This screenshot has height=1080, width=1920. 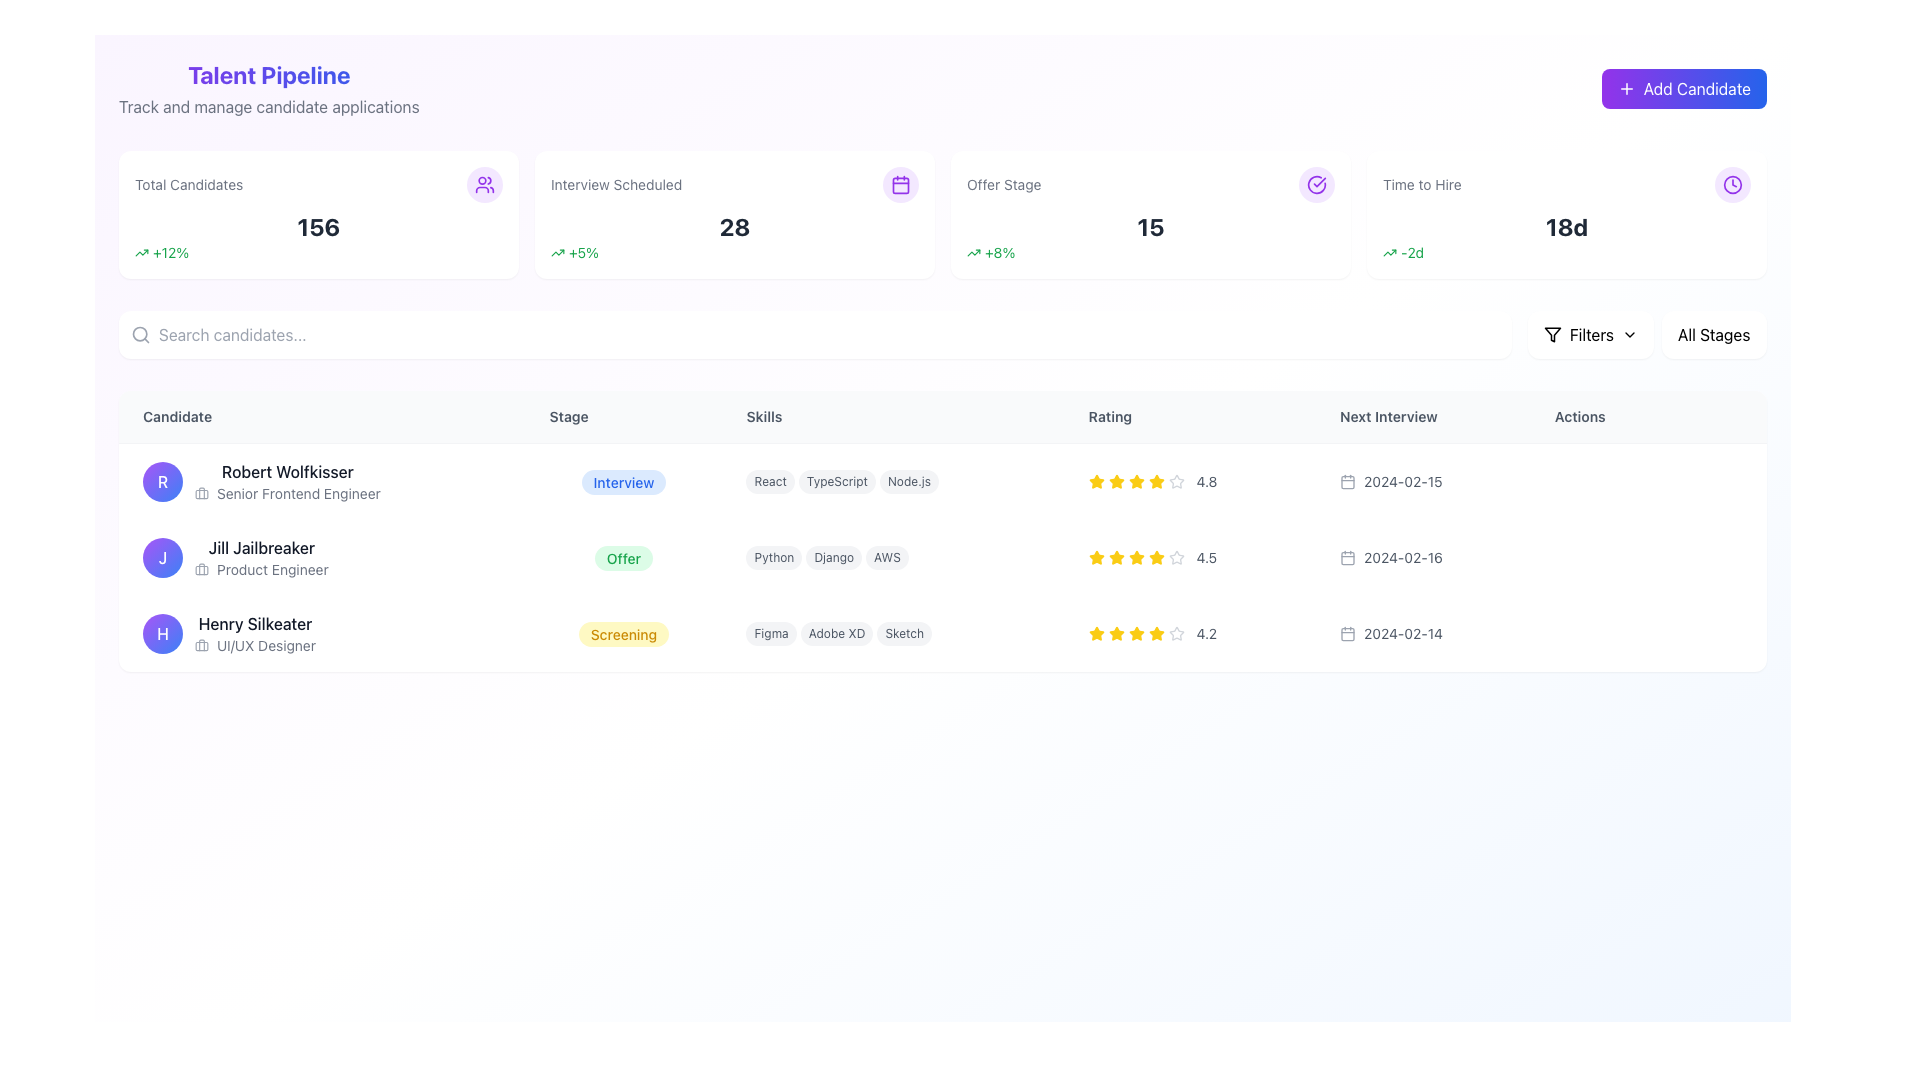 I want to click on the name 'Henry Silkeater' in the profile summary entry, so click(x=322, y=633).